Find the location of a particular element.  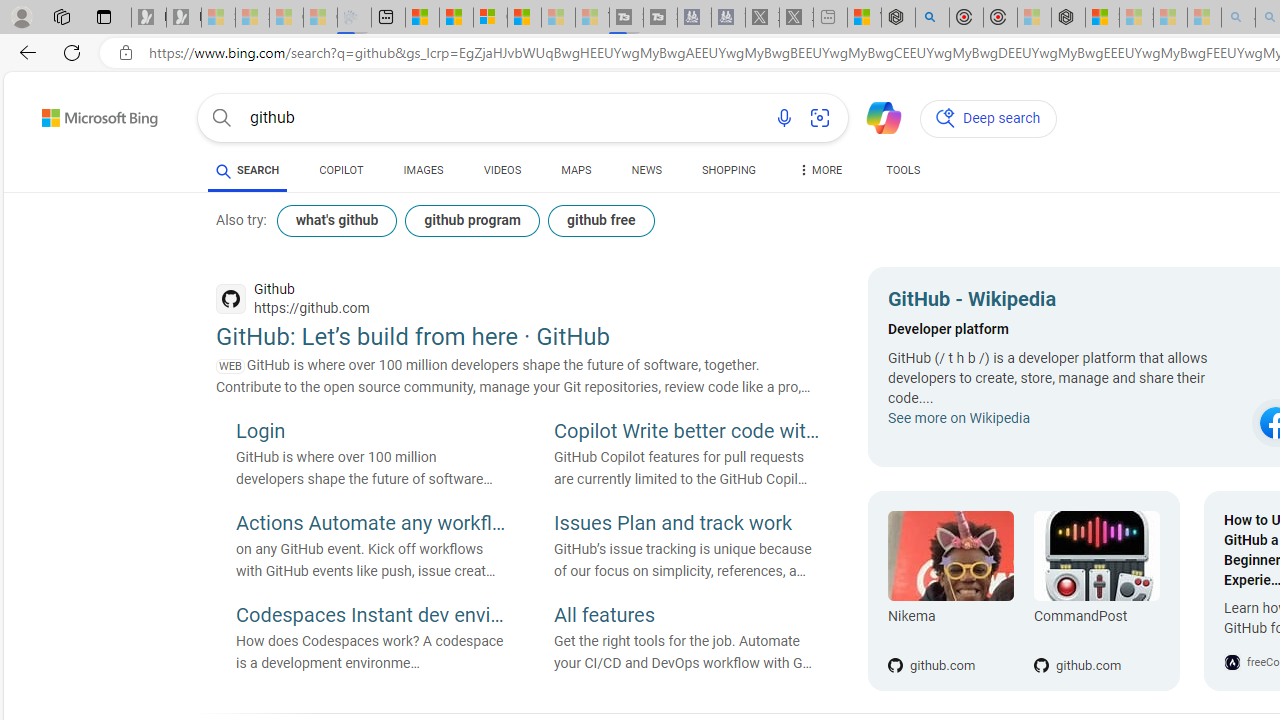

'SHOPPING' is located at coordinates (727, 172).